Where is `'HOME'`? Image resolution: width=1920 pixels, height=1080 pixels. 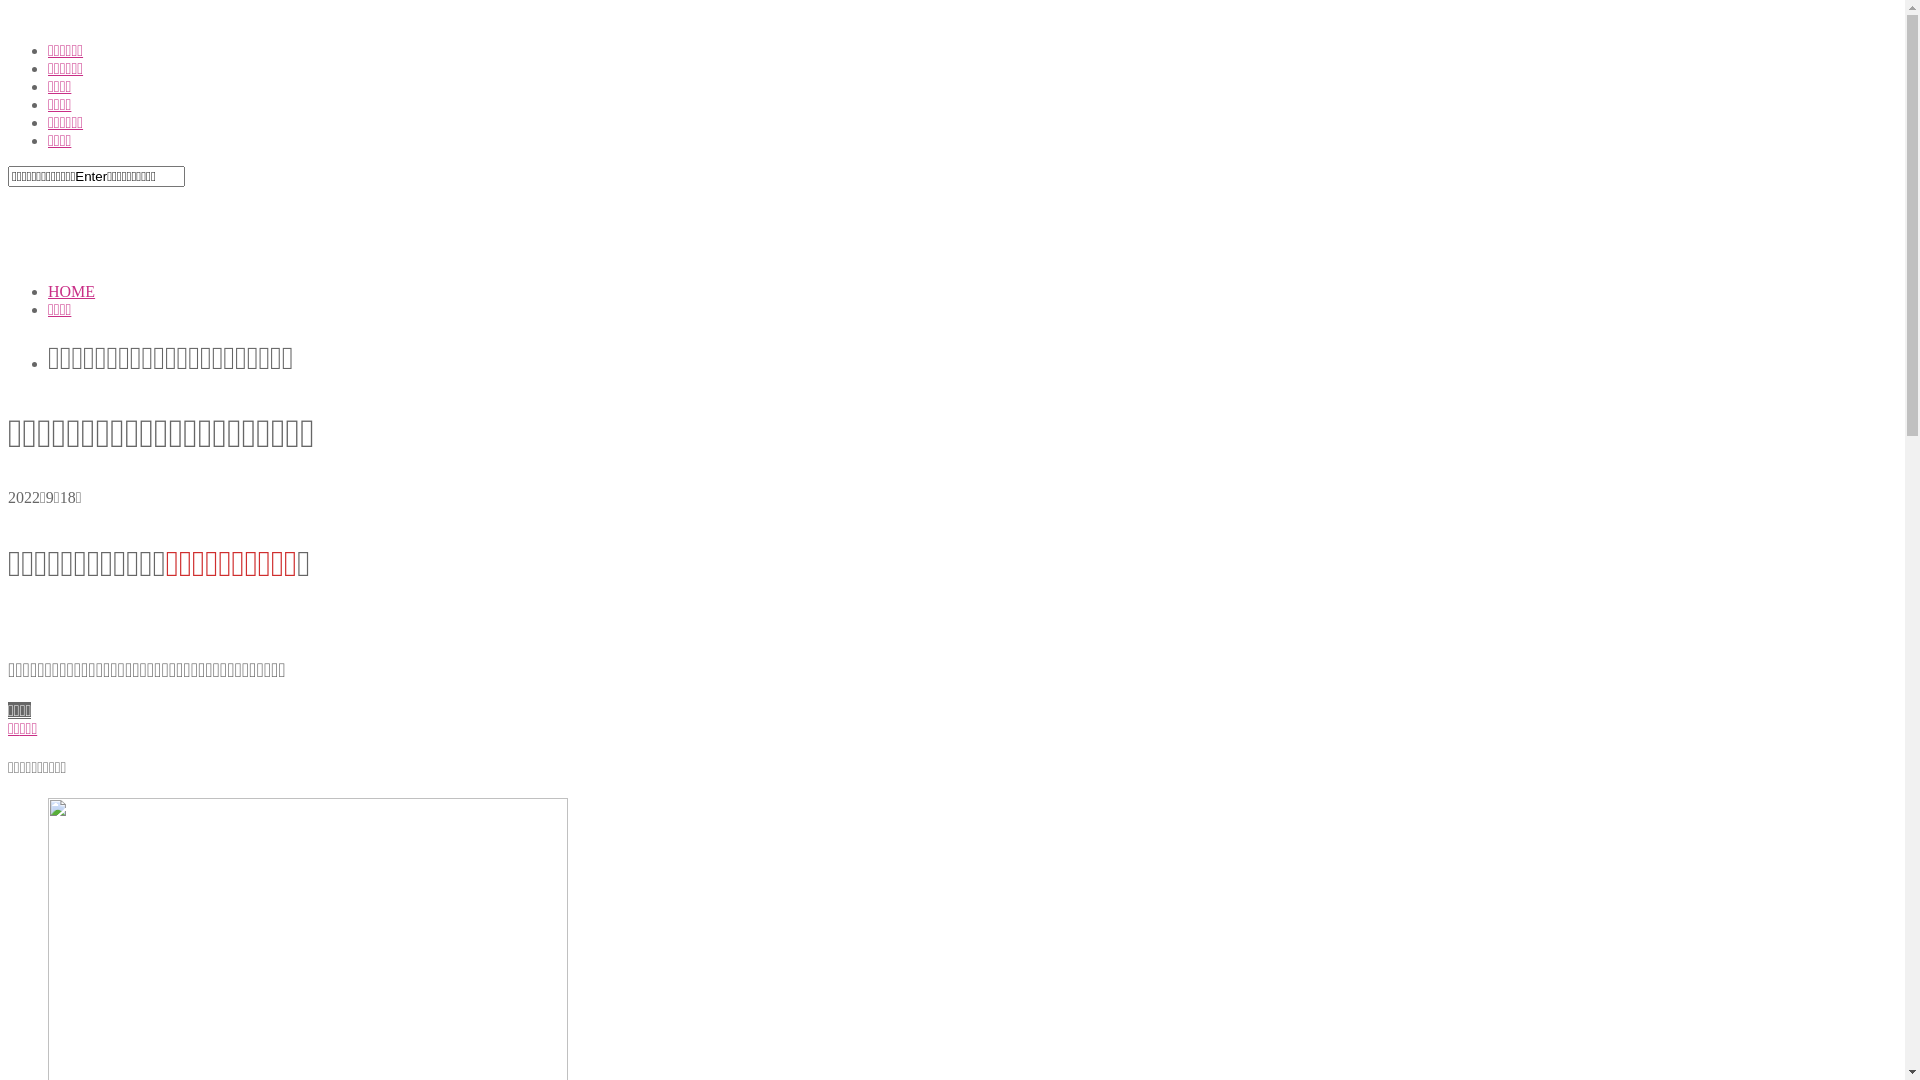
'HOME' is located at coordinates (71, 291).